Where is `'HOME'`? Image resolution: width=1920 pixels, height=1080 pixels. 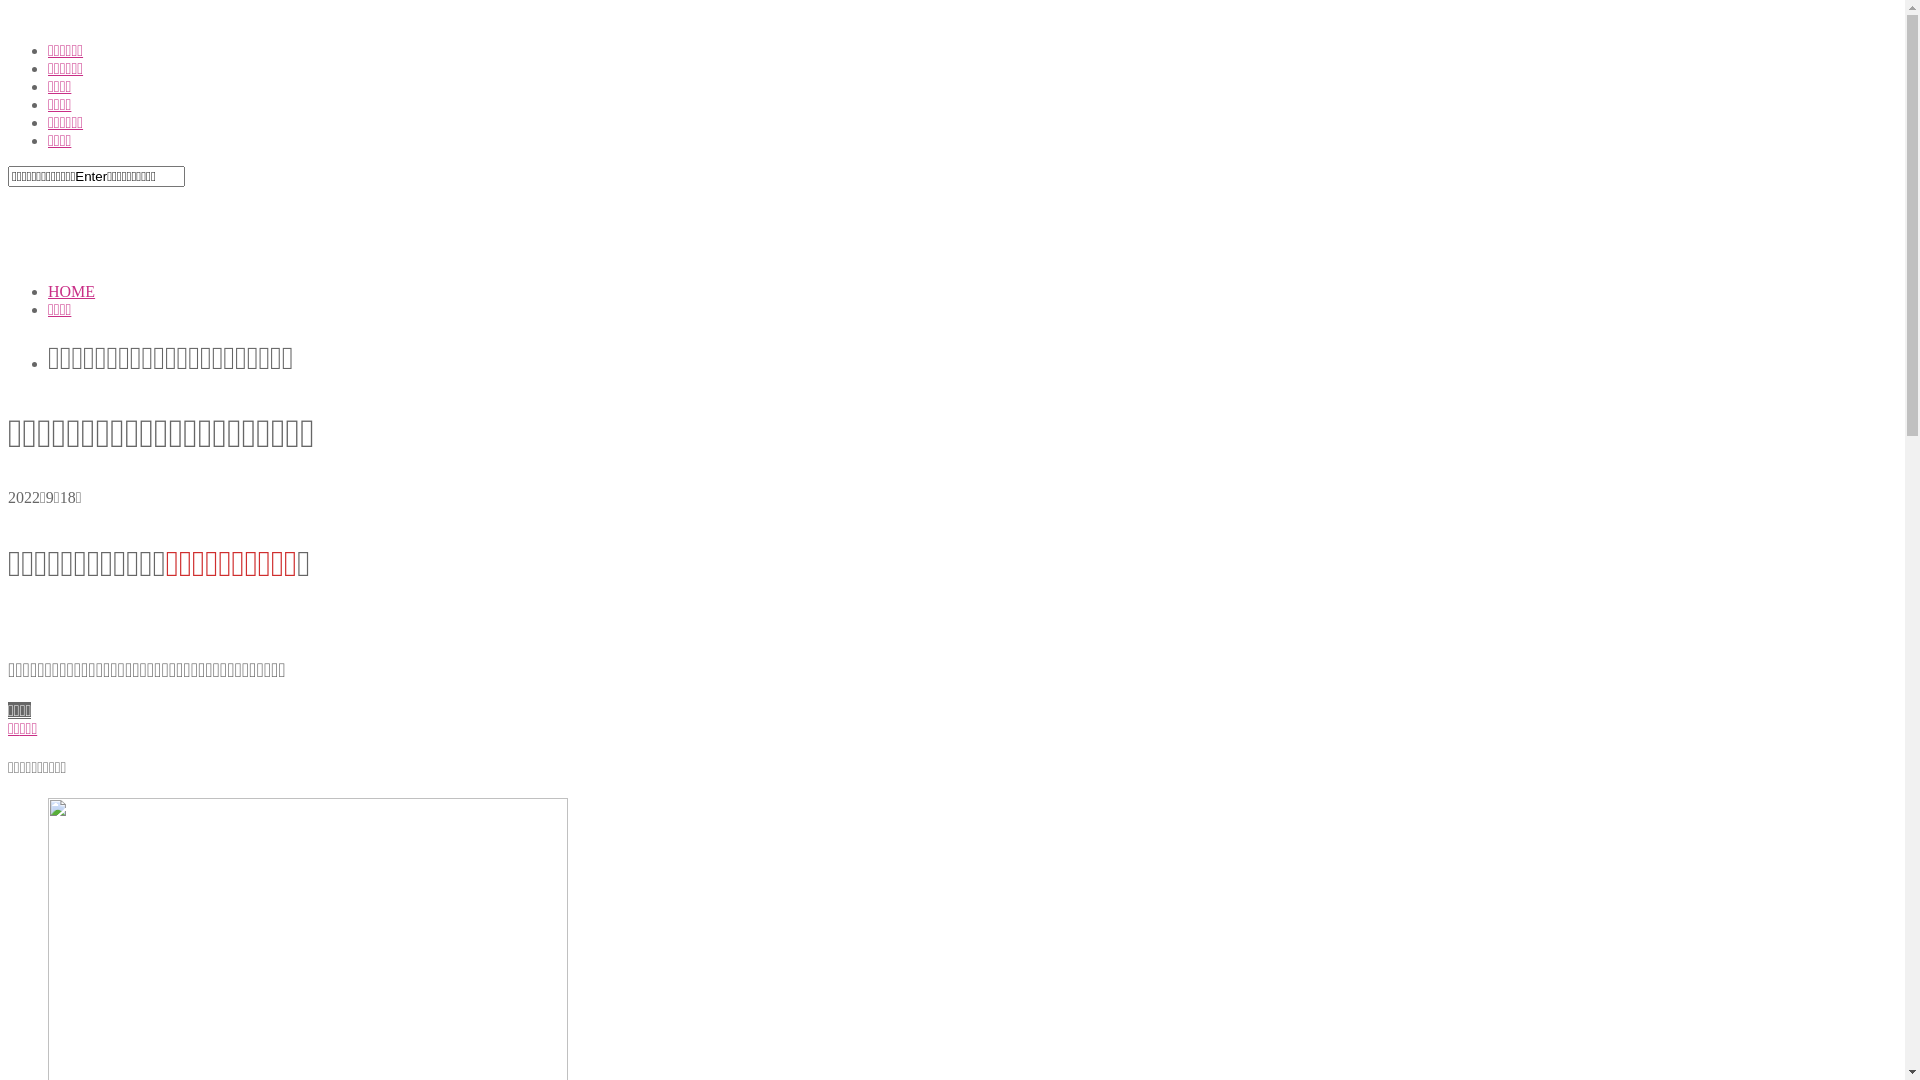
'HOME' is located at coordinates (71, 291).